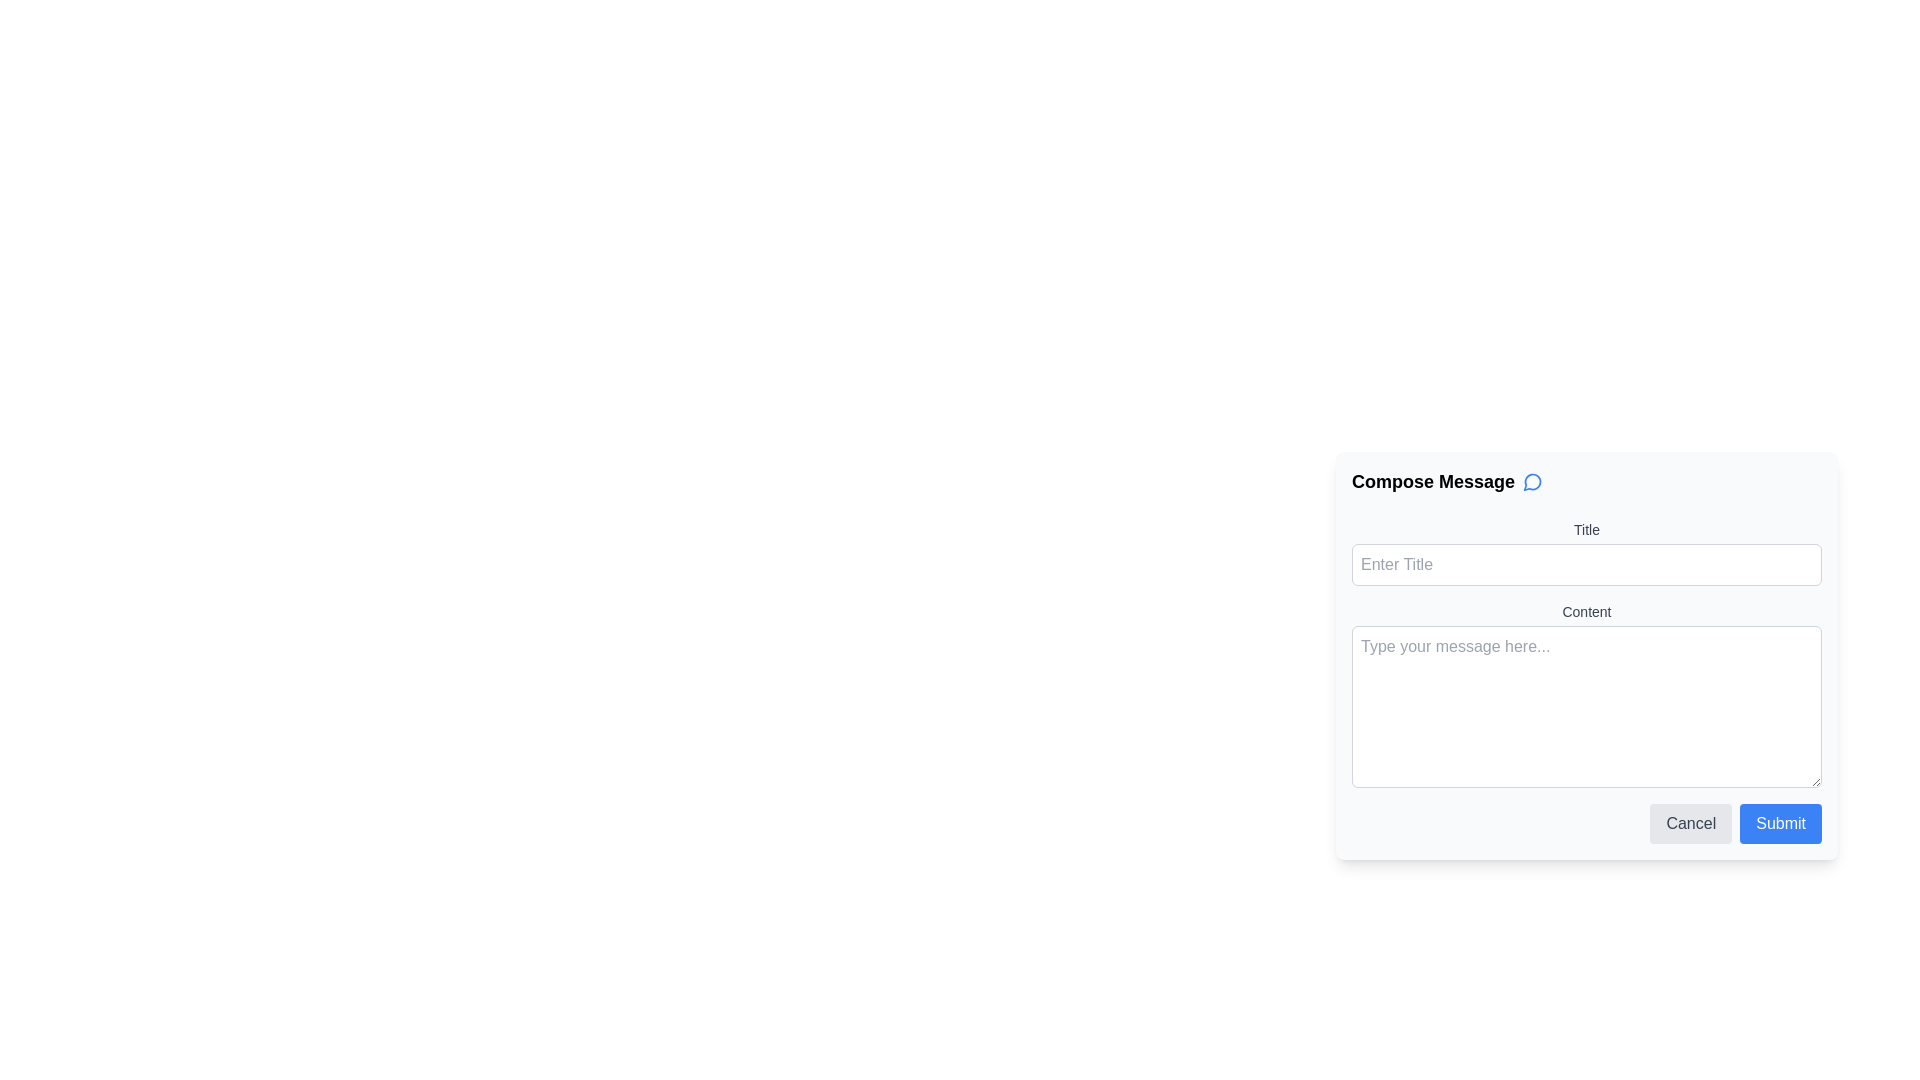 Image resolution: width=1920 pixels, height=1080 pixels. Describe the element at coordinates (1532, 482) in the screenshot. I see `the messaging icon located to the right of the 'Compose Message' text in the header section` at that location.